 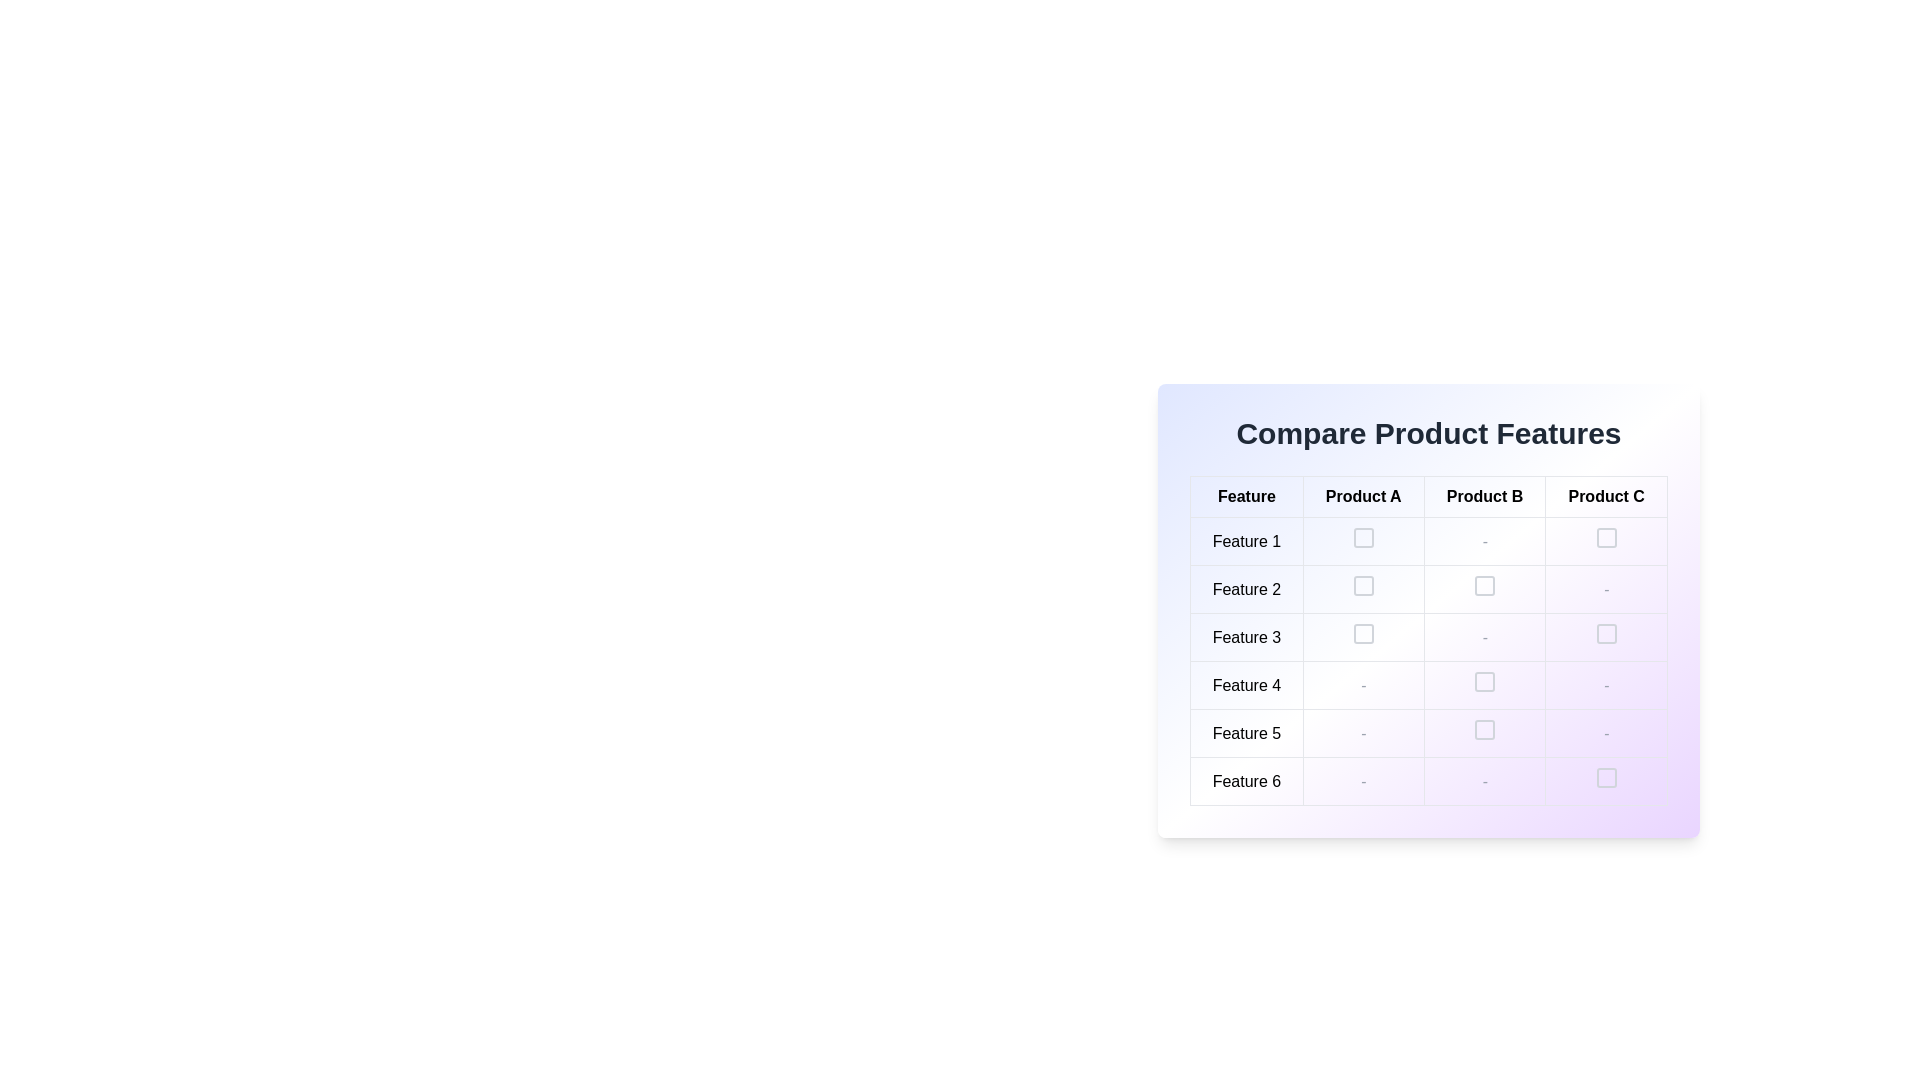 What do you see at coordinates (1362, 585) in the screenshot?
I see `the checkbox` at bounding box center [1362, 585].